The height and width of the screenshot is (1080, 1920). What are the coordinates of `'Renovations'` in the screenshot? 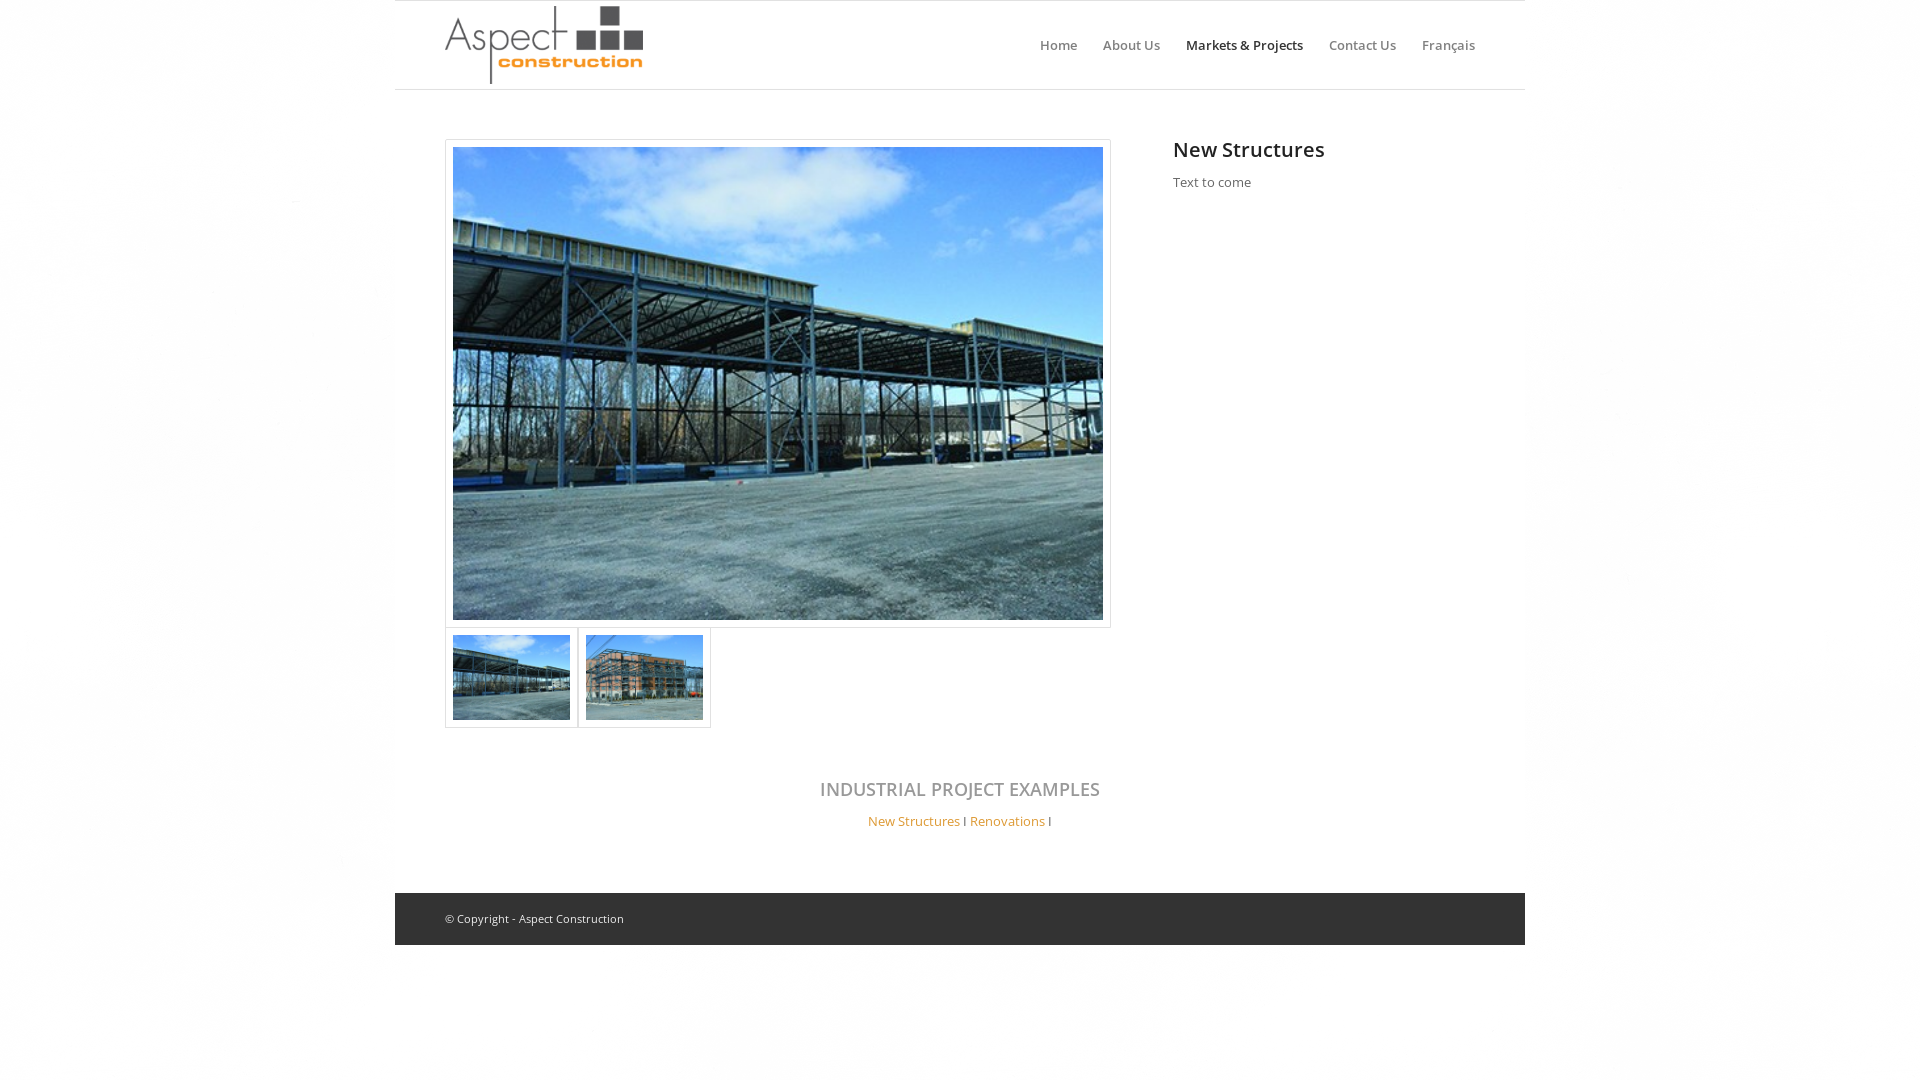 It's located at (1007, 821).